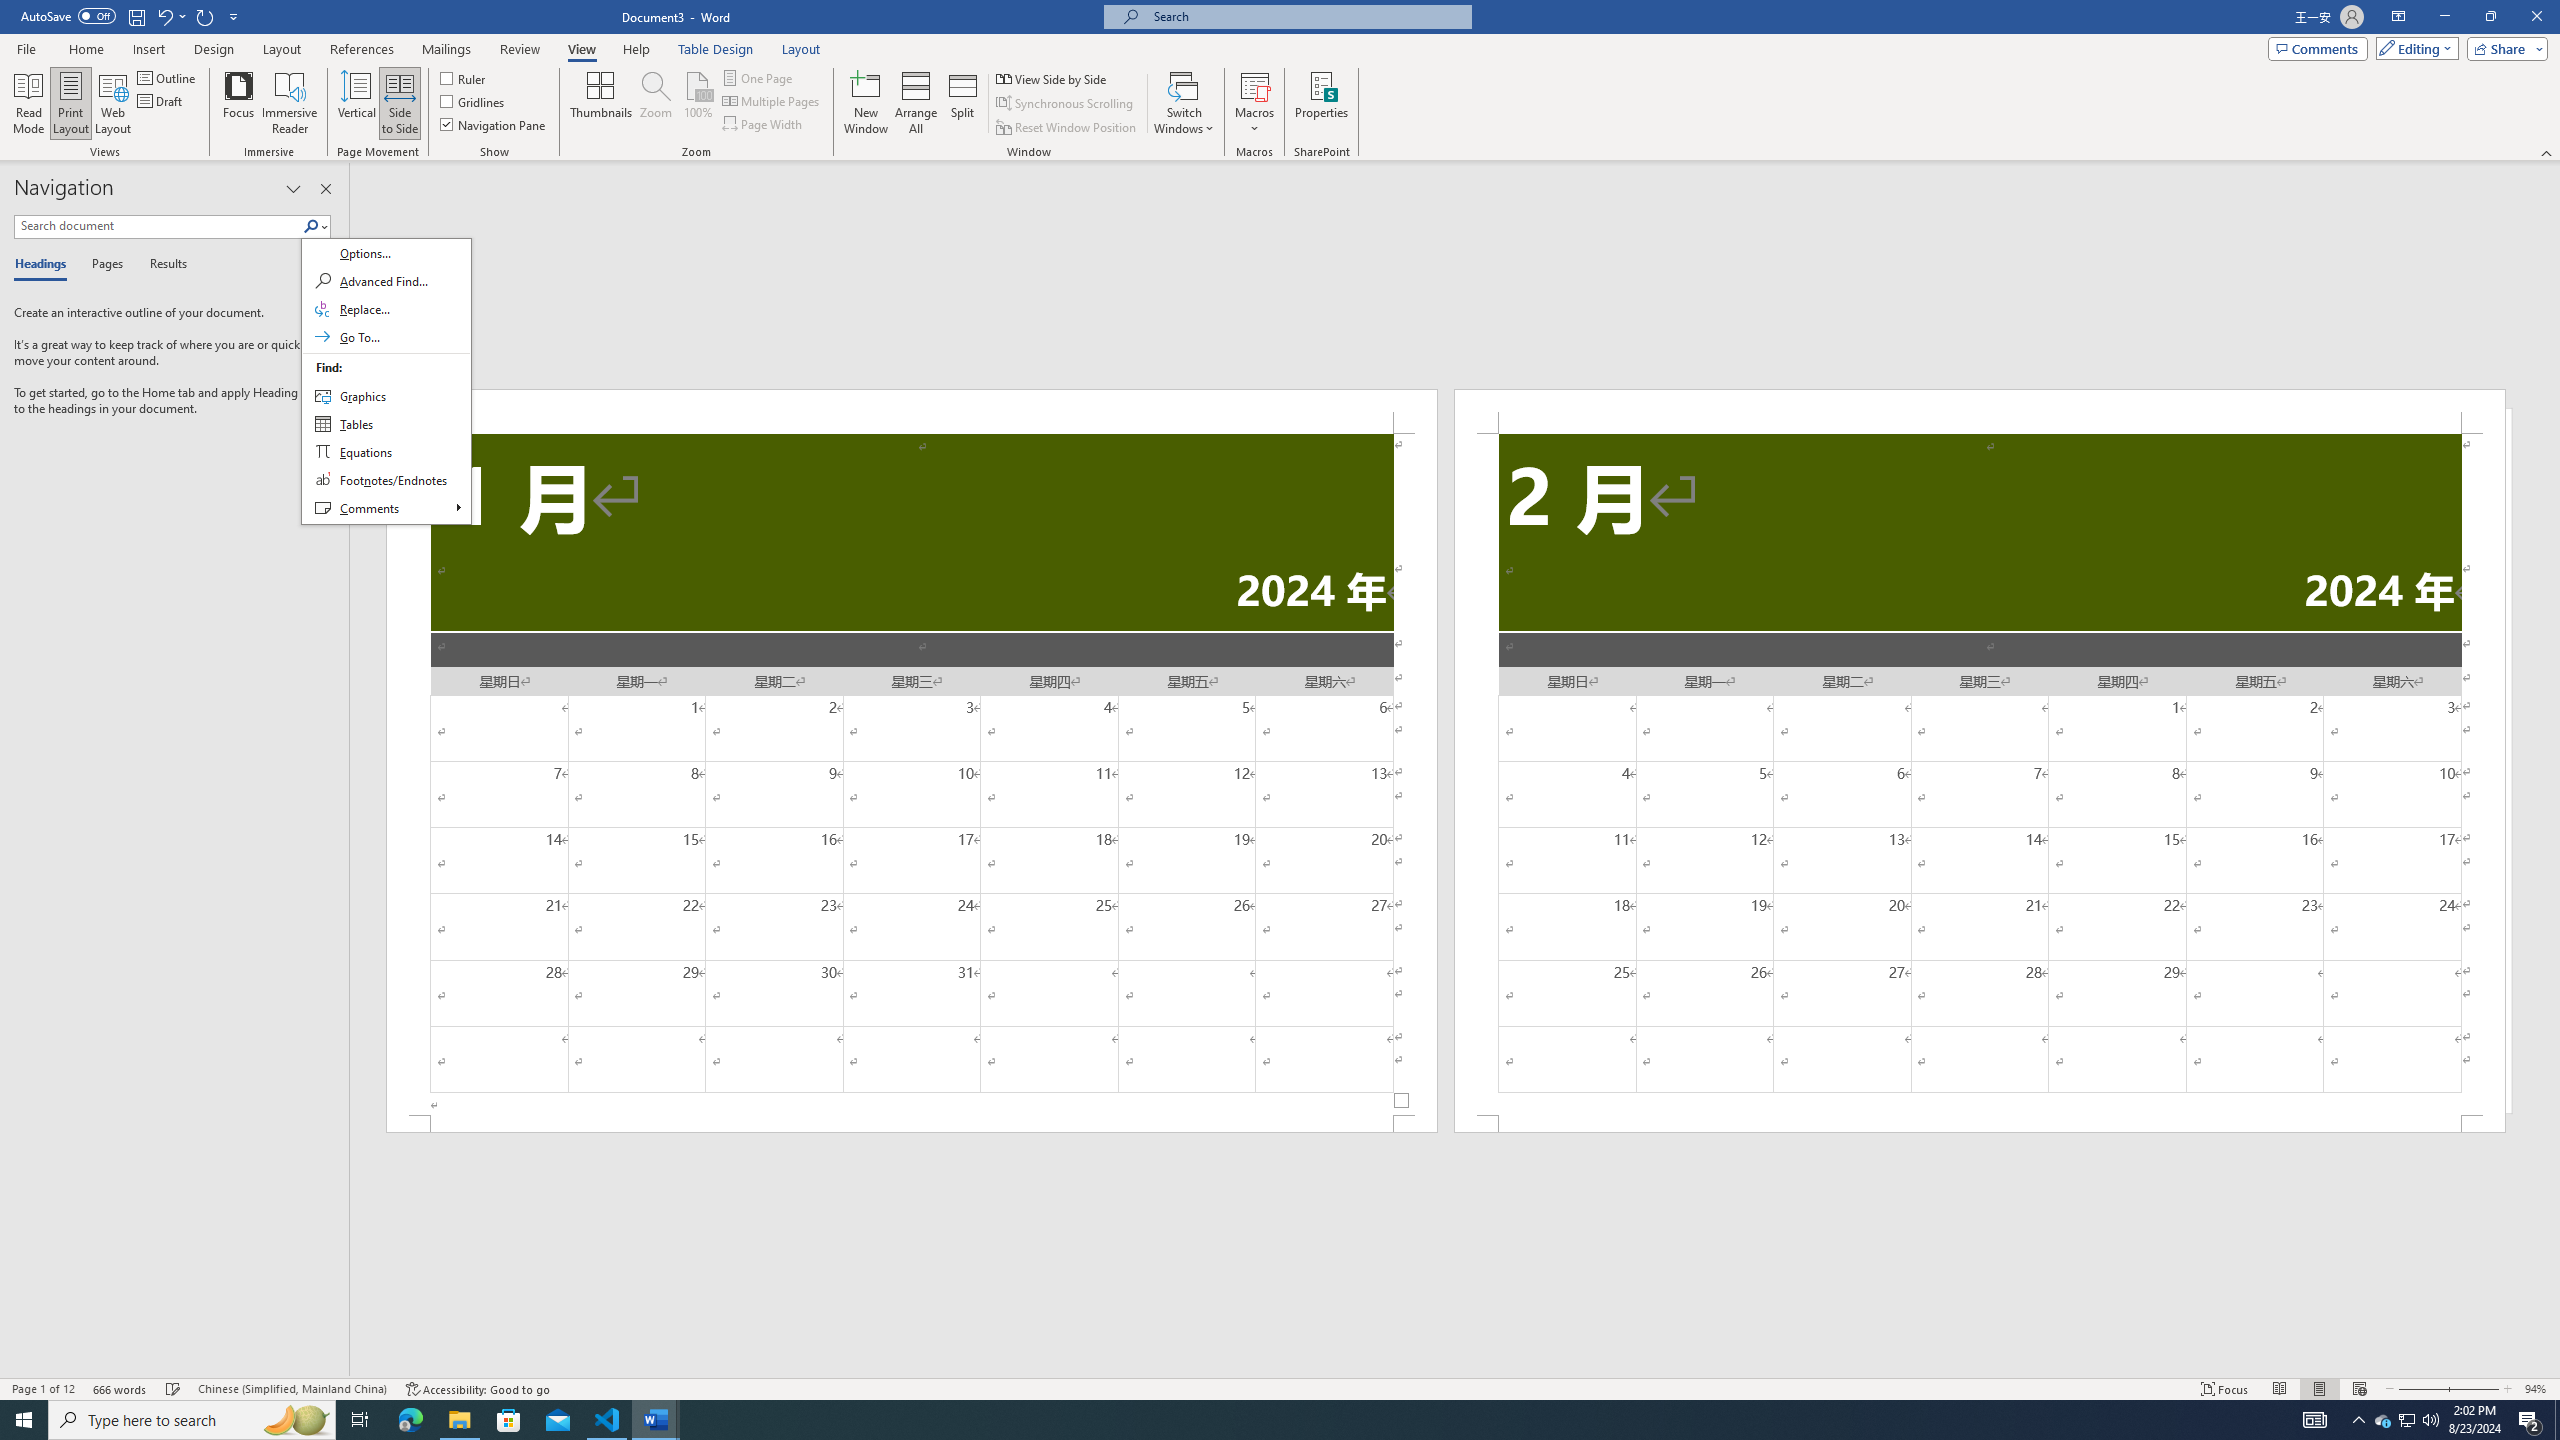  Describe the element at coordinates (2315, 1418) in the screenshot. I see `'AutomationID: 4105'` at that location.